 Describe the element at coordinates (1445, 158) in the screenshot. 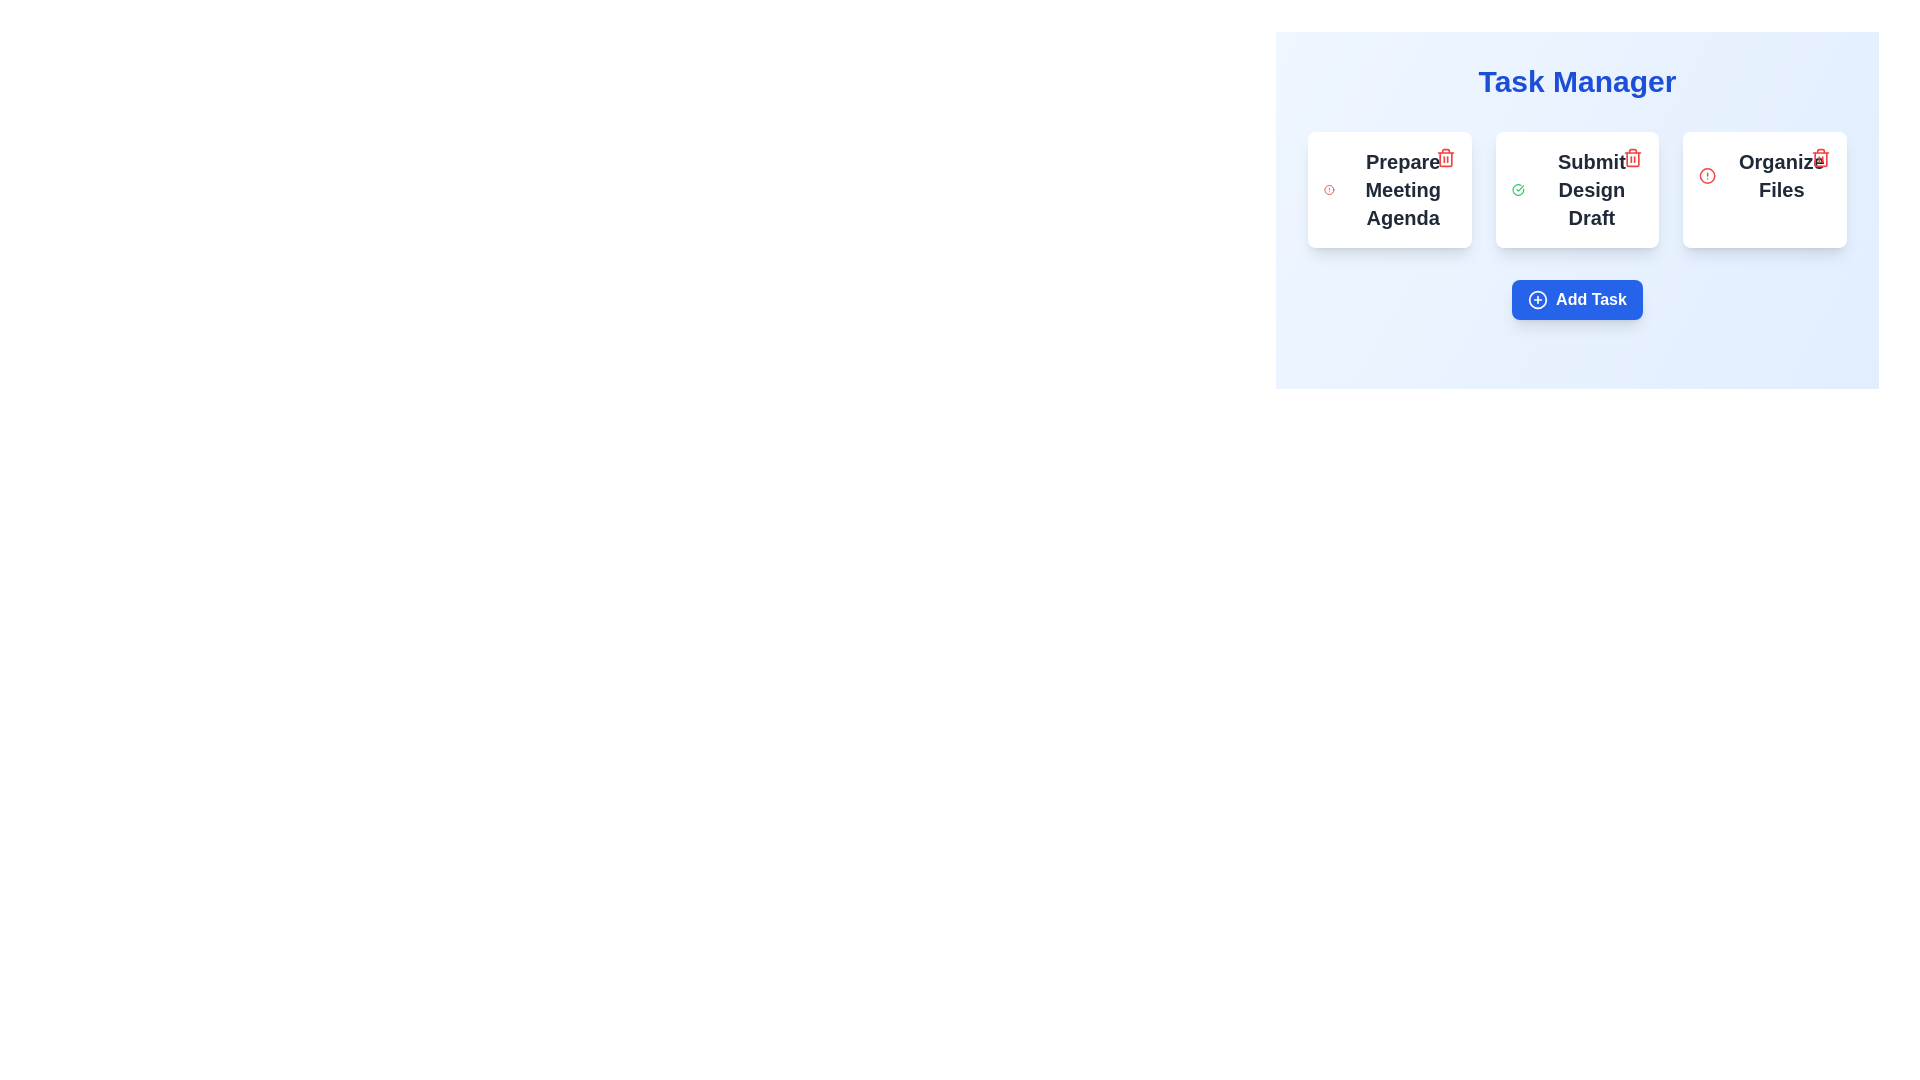

I see `the decorative graphical subcomponent of the trash bin icon located in the upper-right corner of the 'Prepare Meeting Agenda' card` at that location.